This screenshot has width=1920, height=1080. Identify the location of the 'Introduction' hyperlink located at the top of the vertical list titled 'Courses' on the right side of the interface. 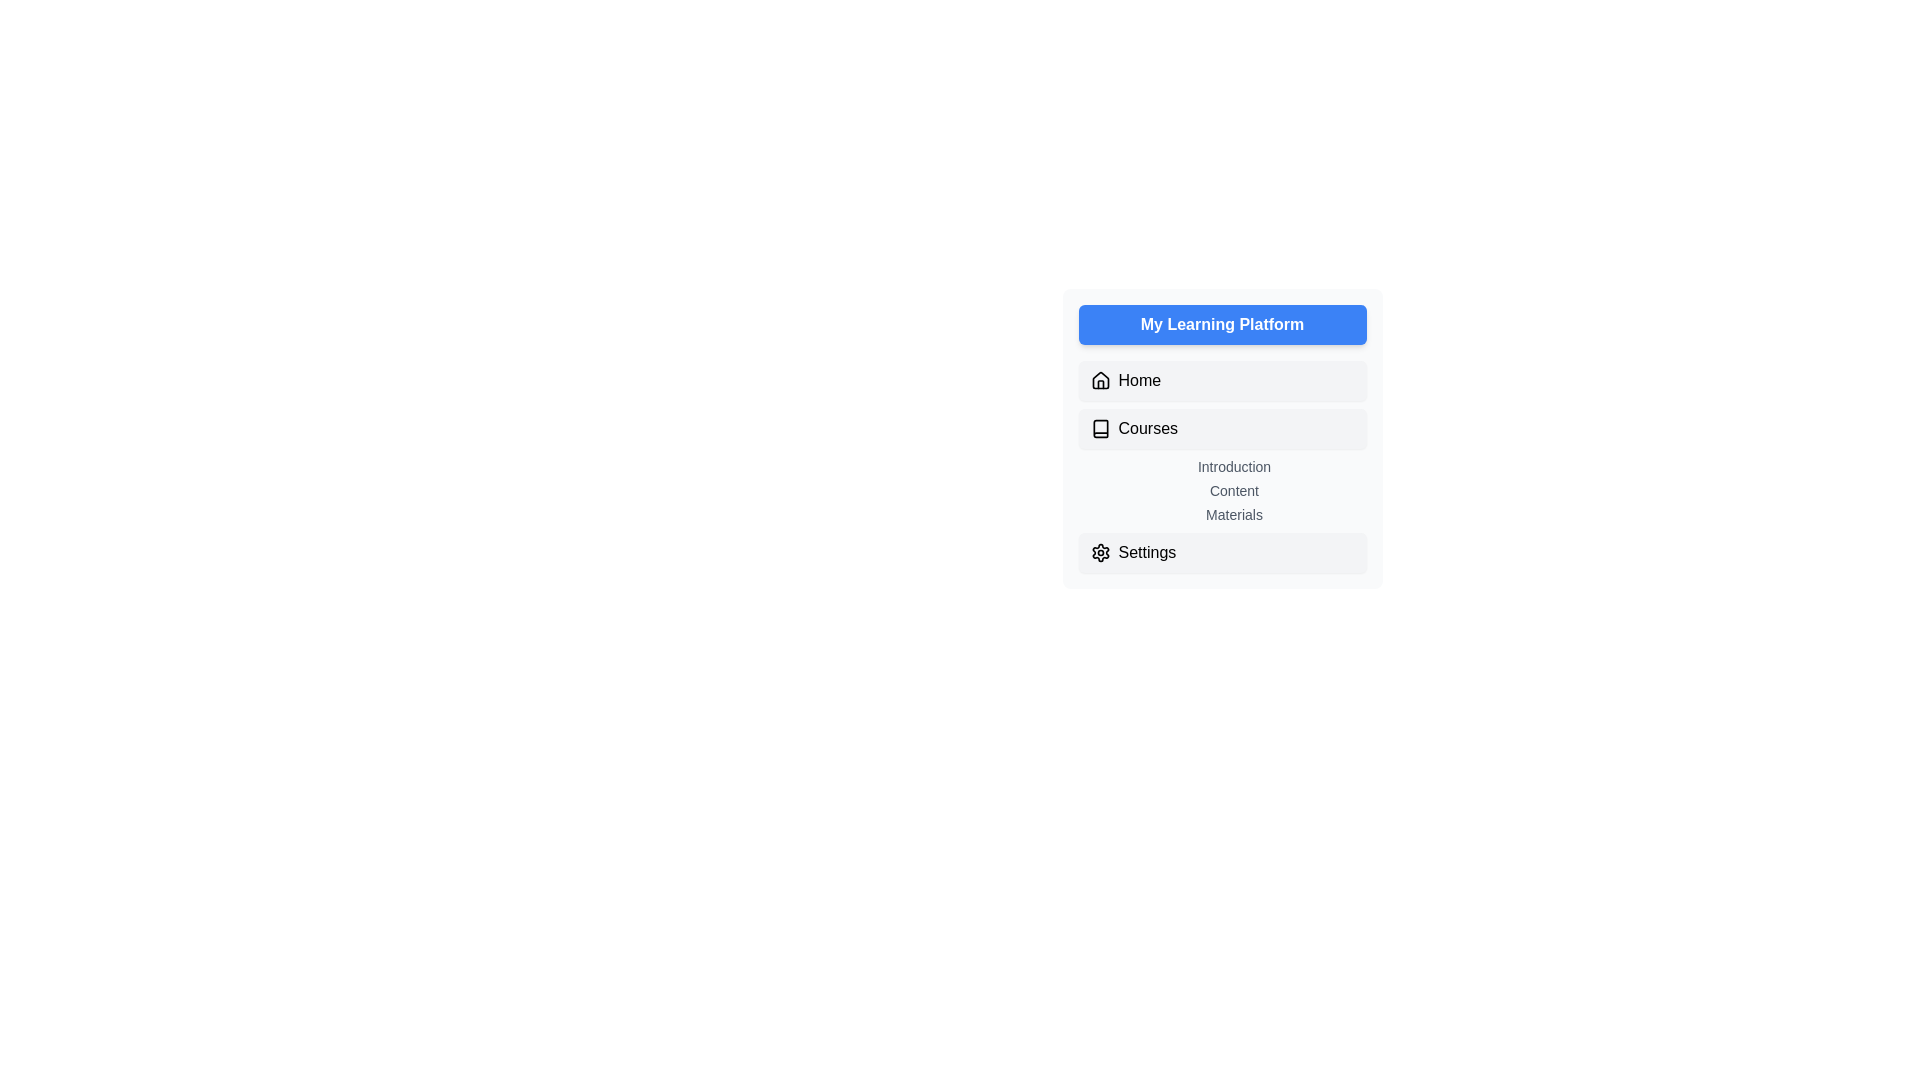
(1233, 466).